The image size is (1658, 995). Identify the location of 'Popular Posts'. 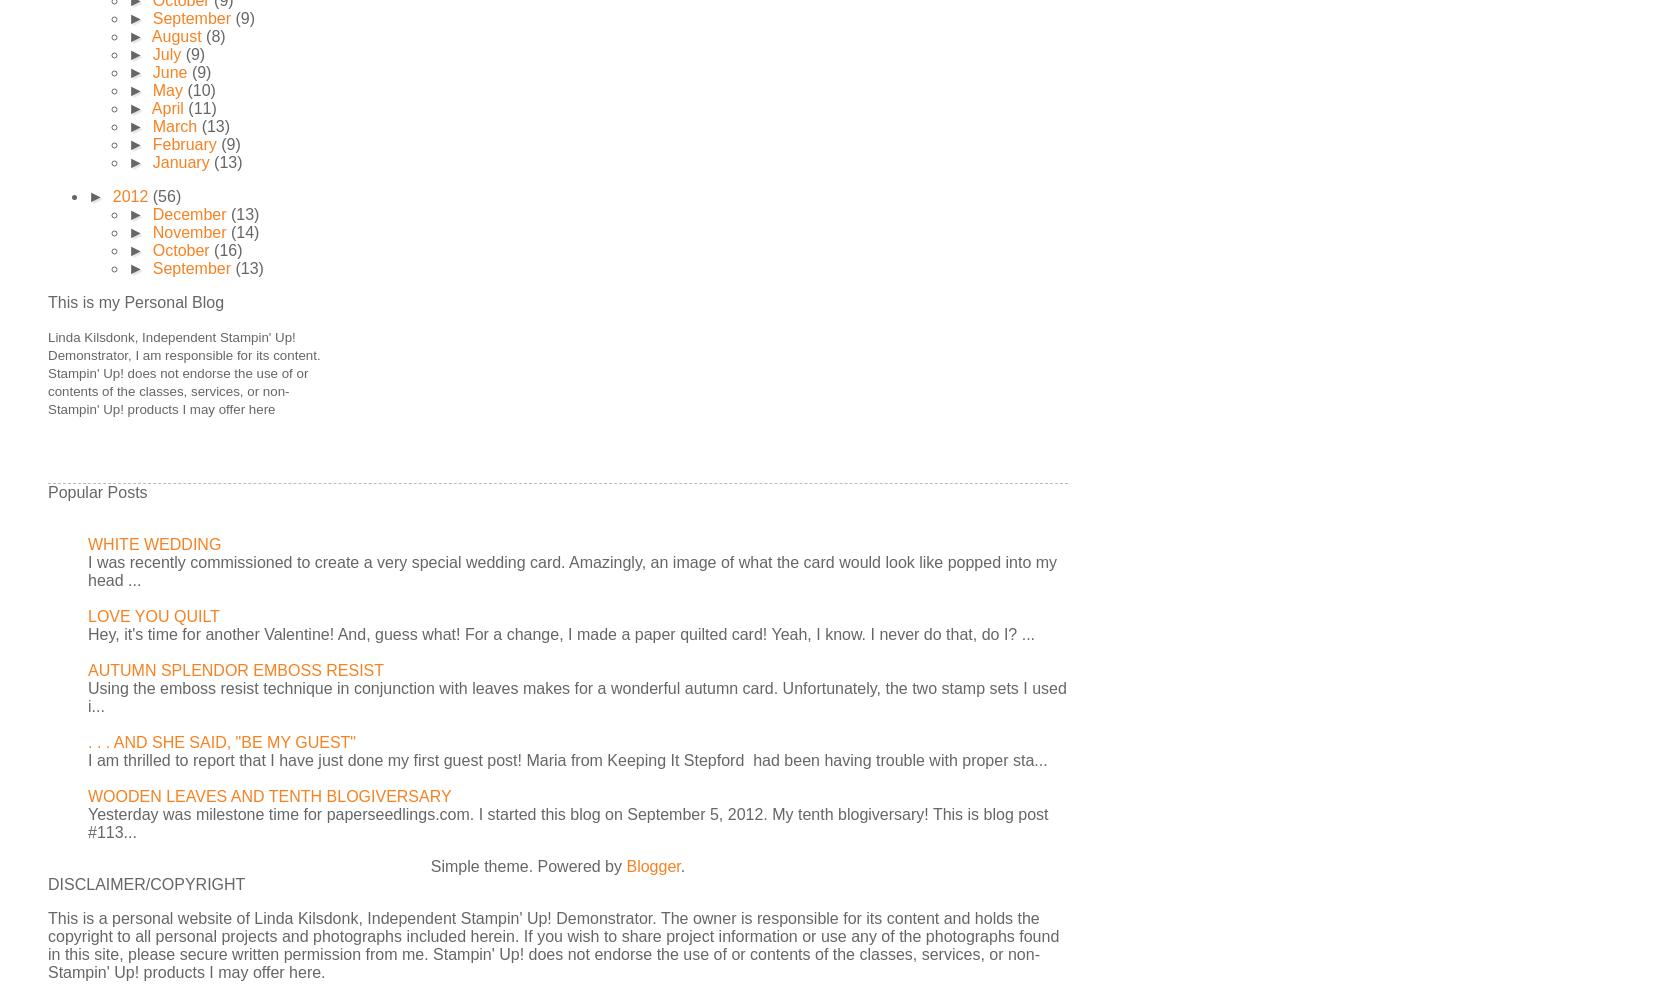
(96, 492).